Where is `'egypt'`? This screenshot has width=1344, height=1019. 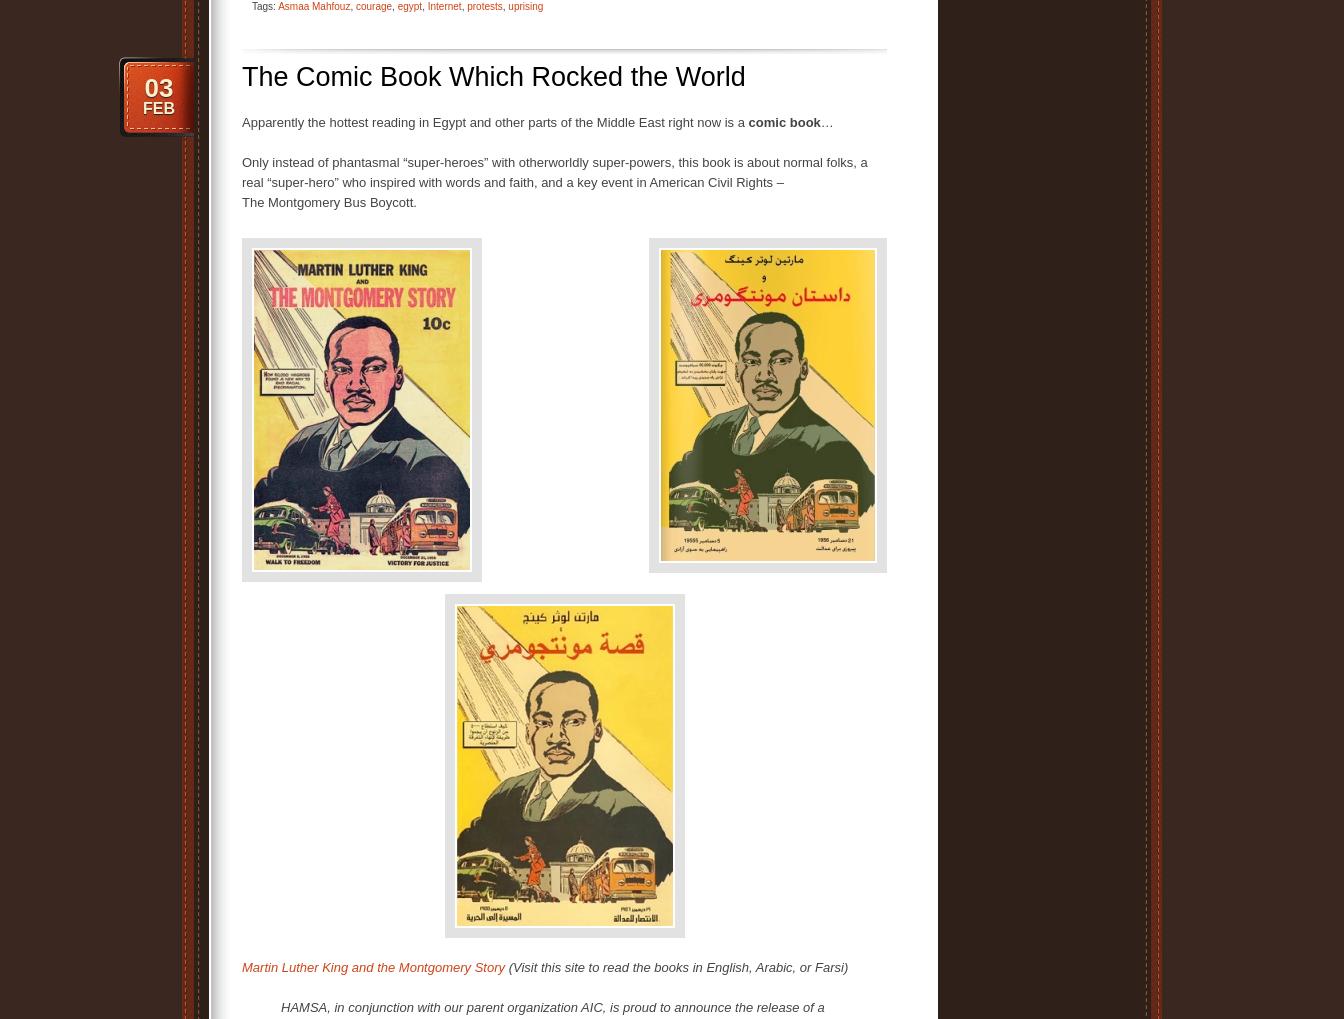
'egypt' is located at coordinates (408, 5).